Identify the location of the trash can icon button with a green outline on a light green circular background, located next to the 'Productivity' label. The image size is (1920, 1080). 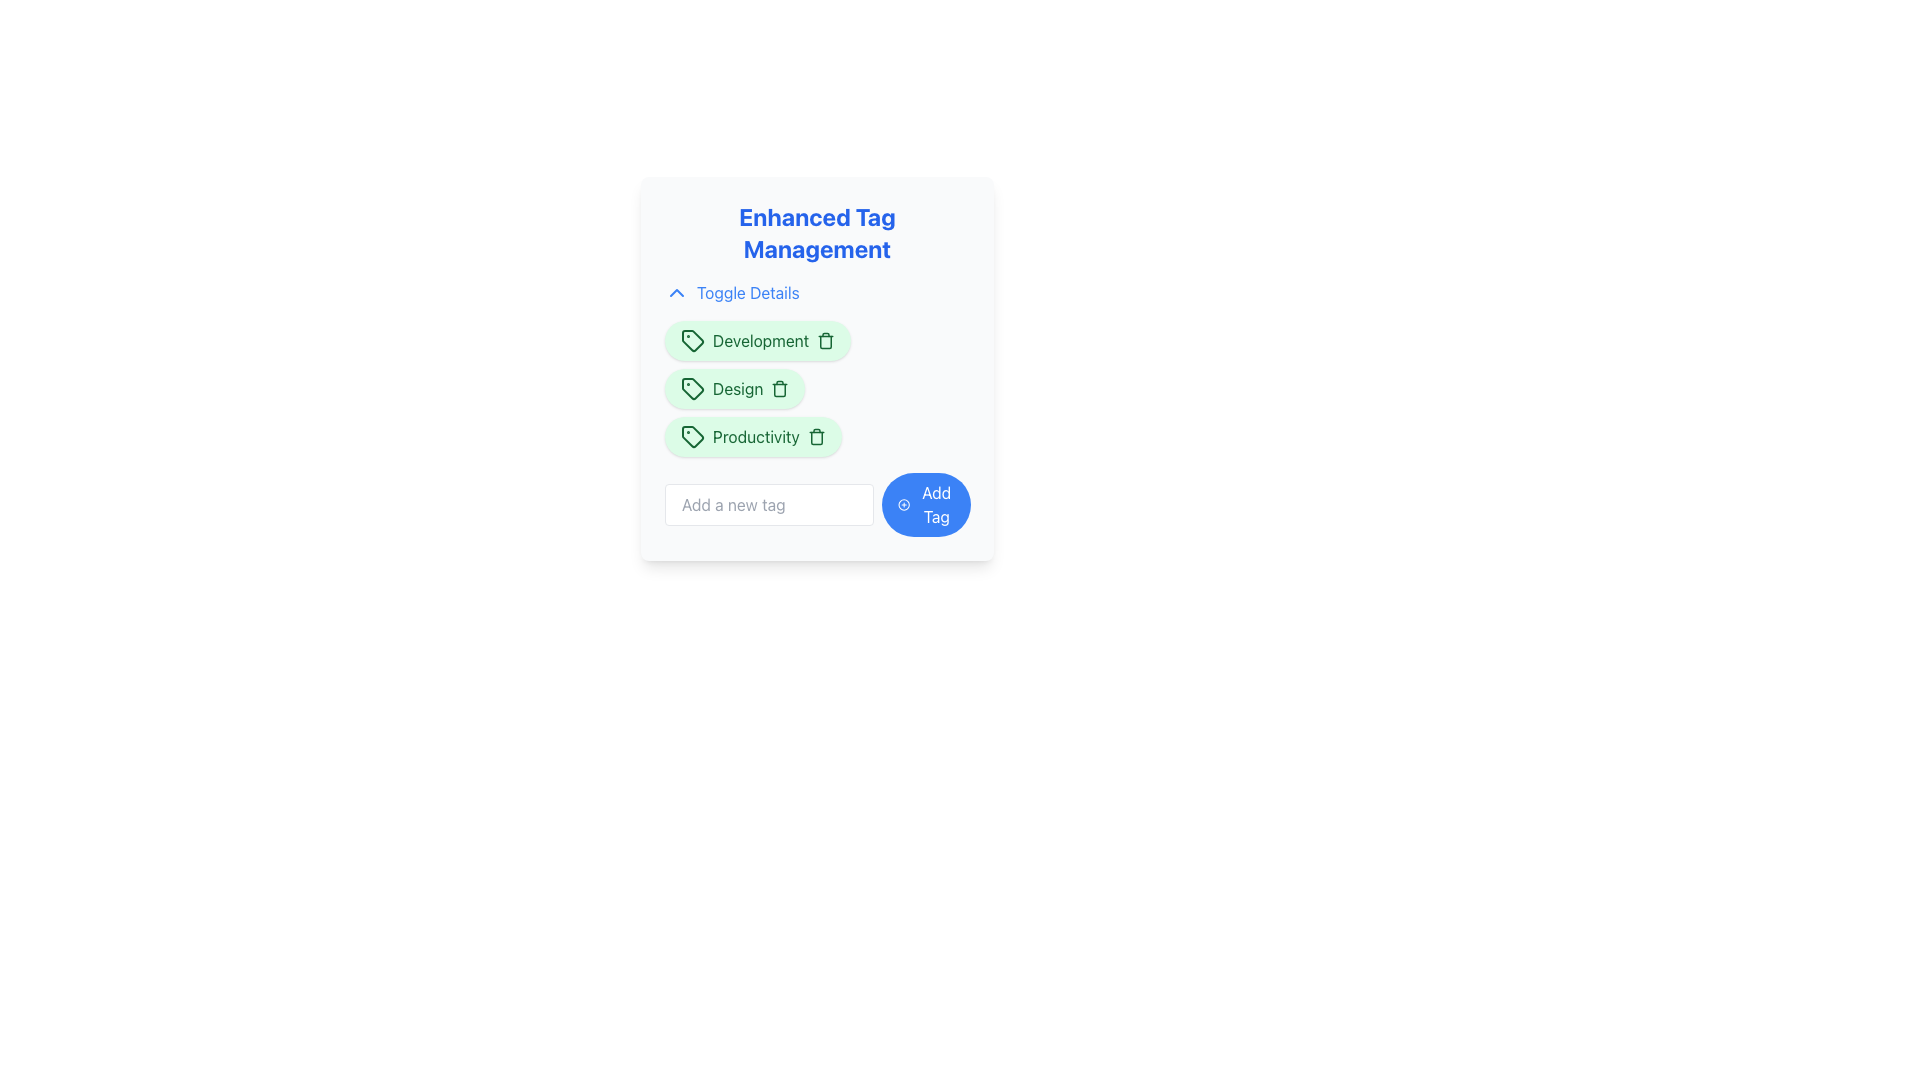
(816, 435).